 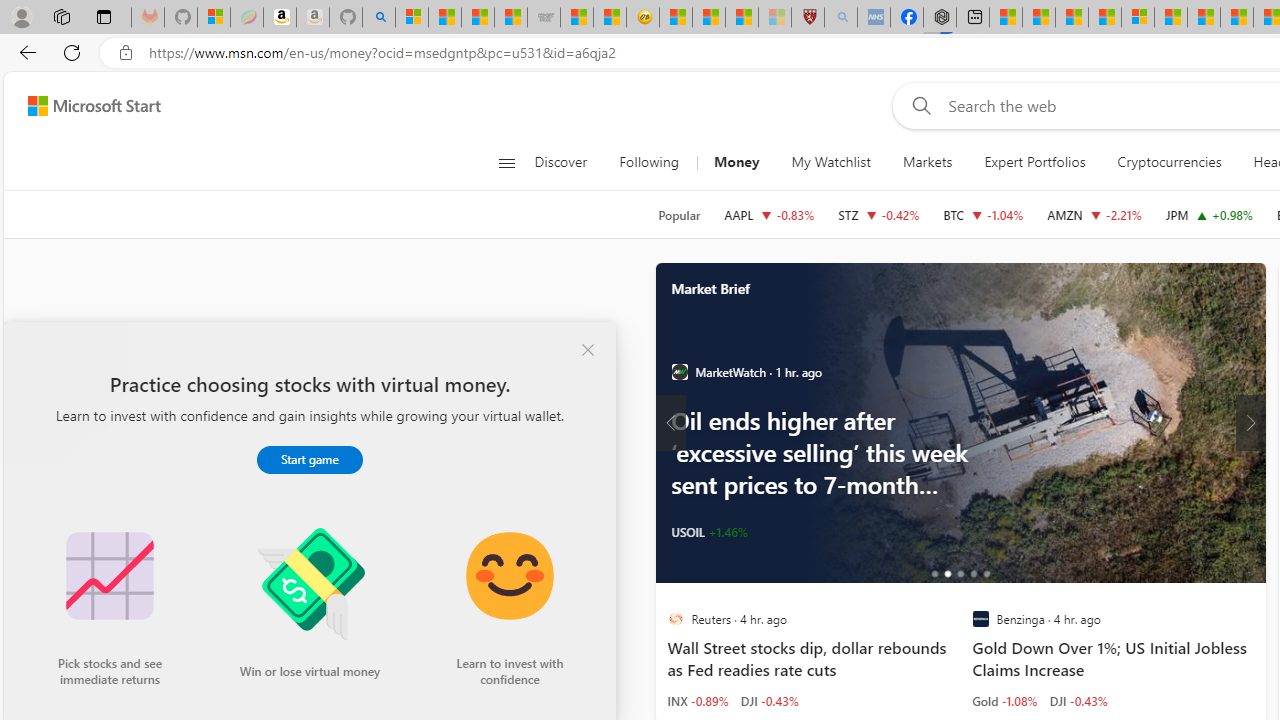 I want to click on '12 Popular Science Lies that Must be Corrected - Sleeping', so click(x=774, y=17).